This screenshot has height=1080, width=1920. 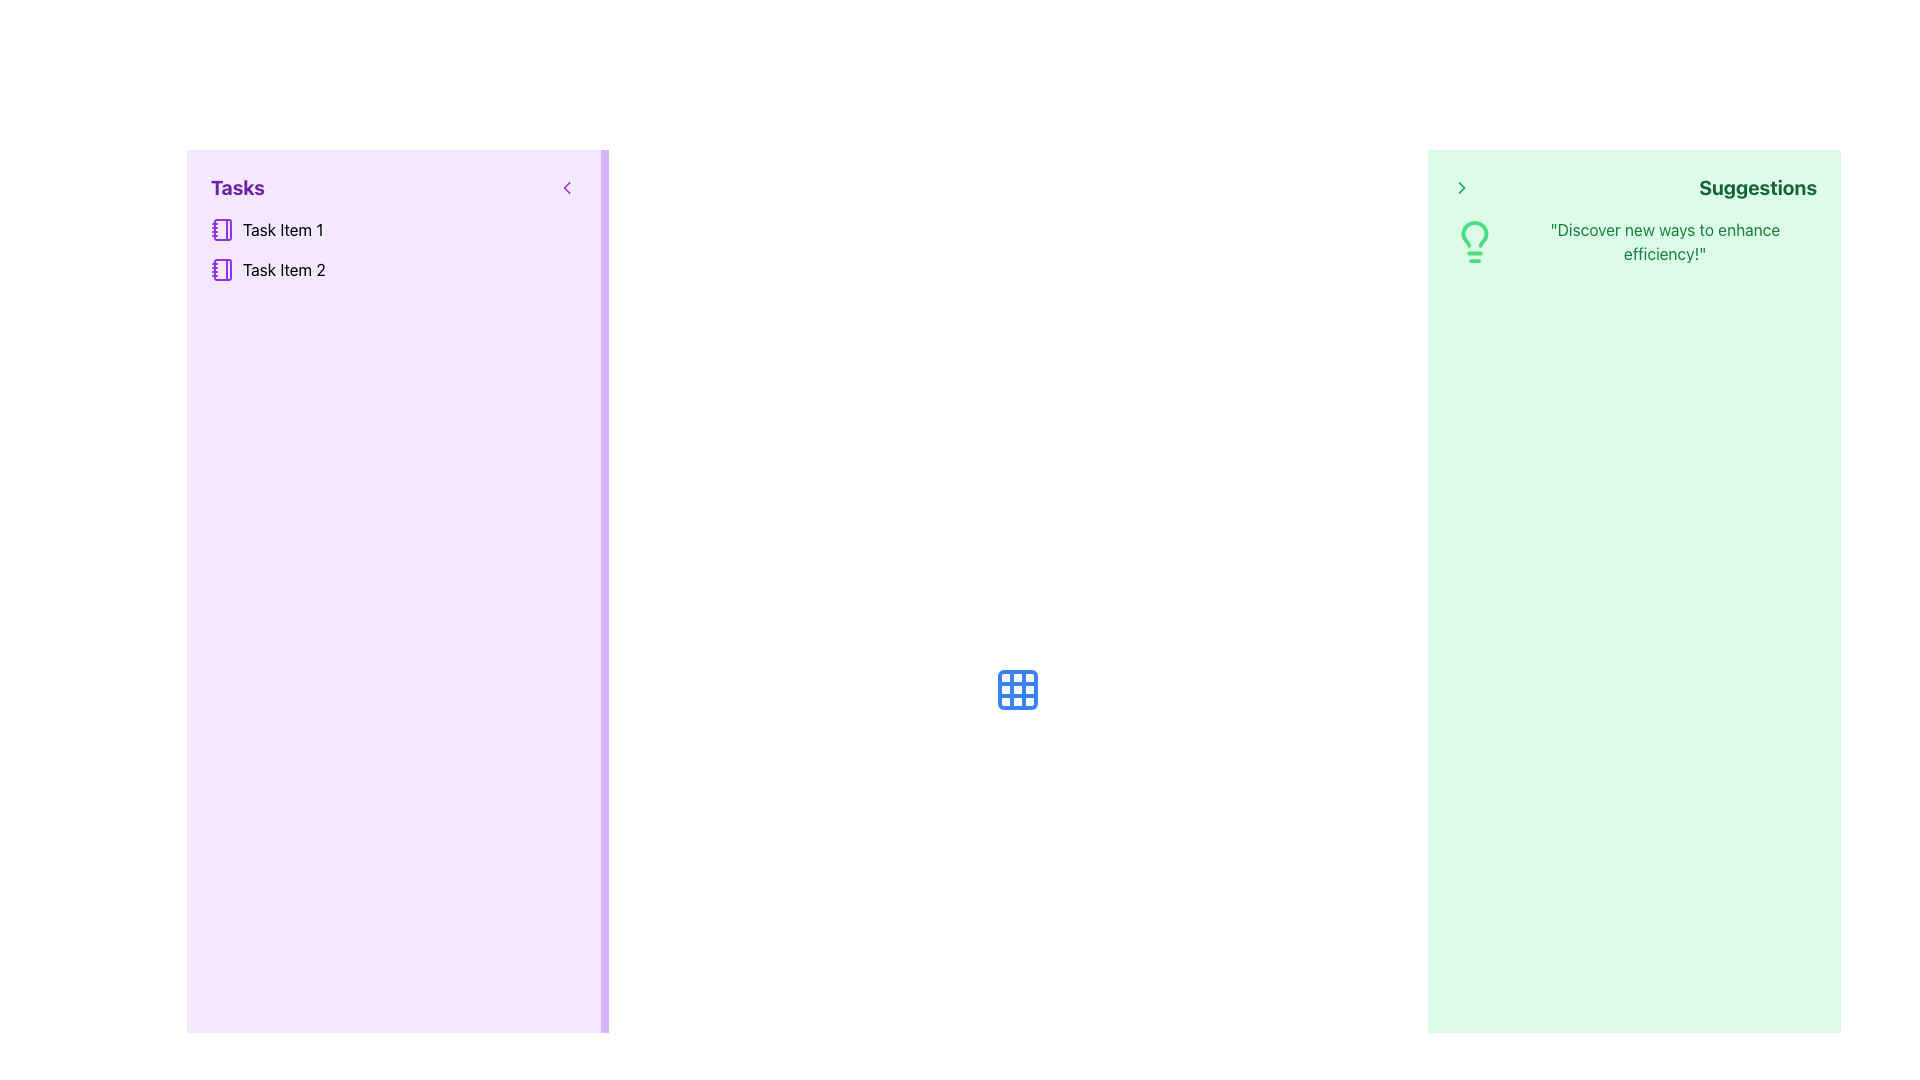 What do you see at coordinates (1474, 241) in the screenshot?
I see `the green lightbulb icon located in the suggestions section to interact with the suggestions category` at bounding box center [1474, 241].